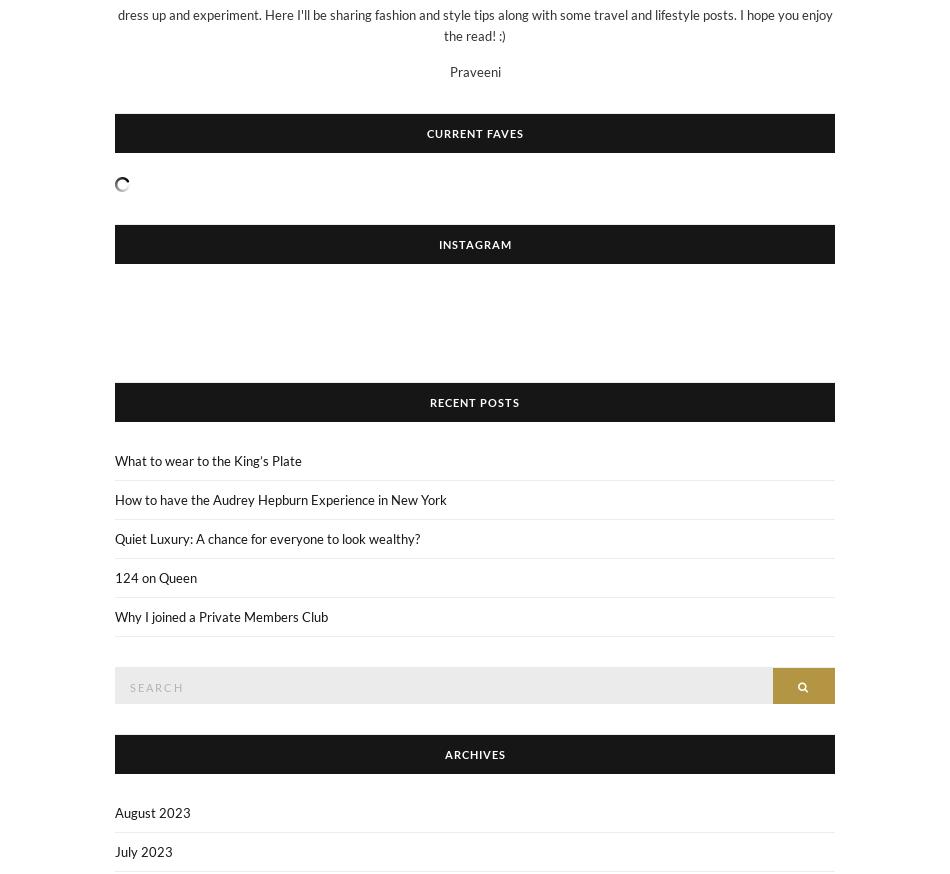  What do you see at coordinates (473, 753) in the screenshot?
I see `'Archives'` at bounding box center [473, 753].